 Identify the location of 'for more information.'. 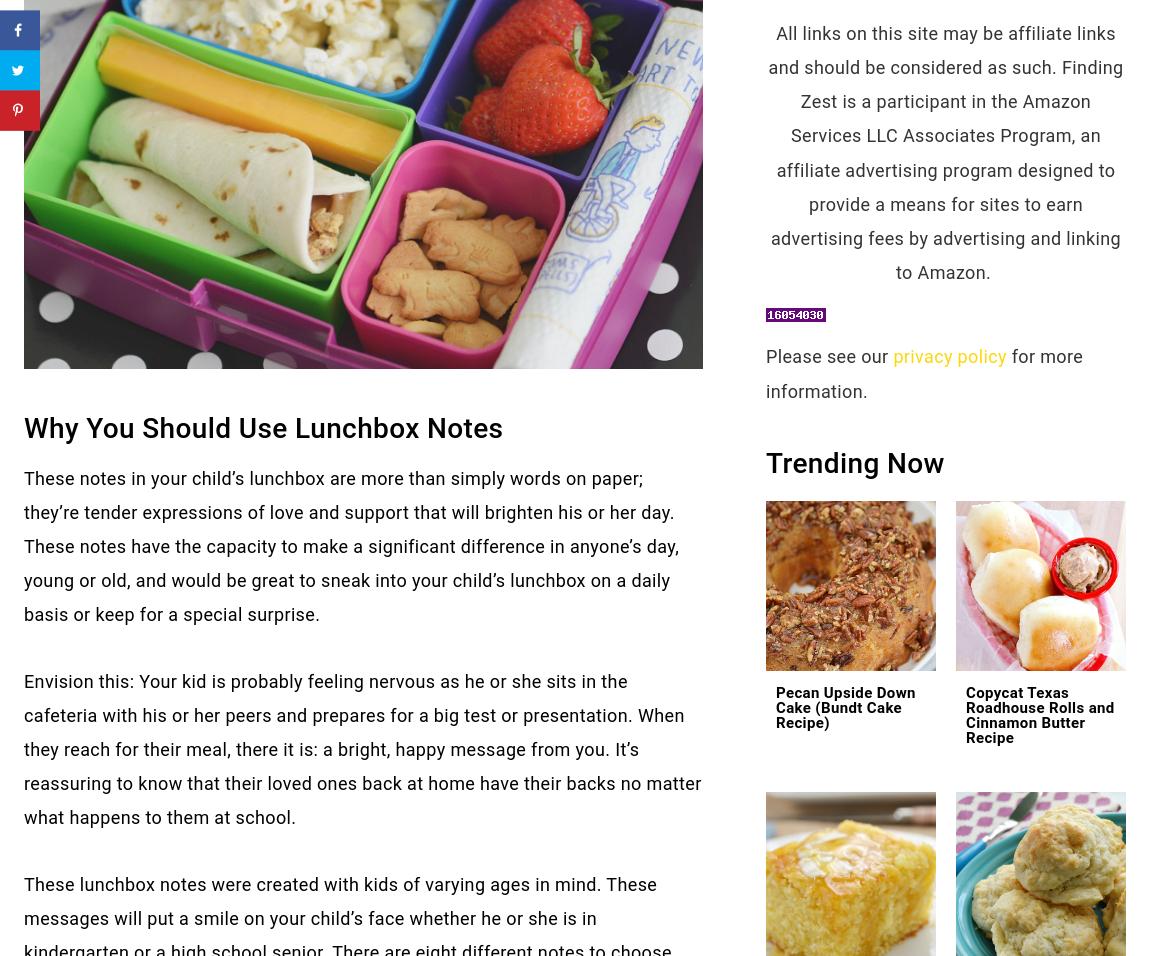
(924, 373).